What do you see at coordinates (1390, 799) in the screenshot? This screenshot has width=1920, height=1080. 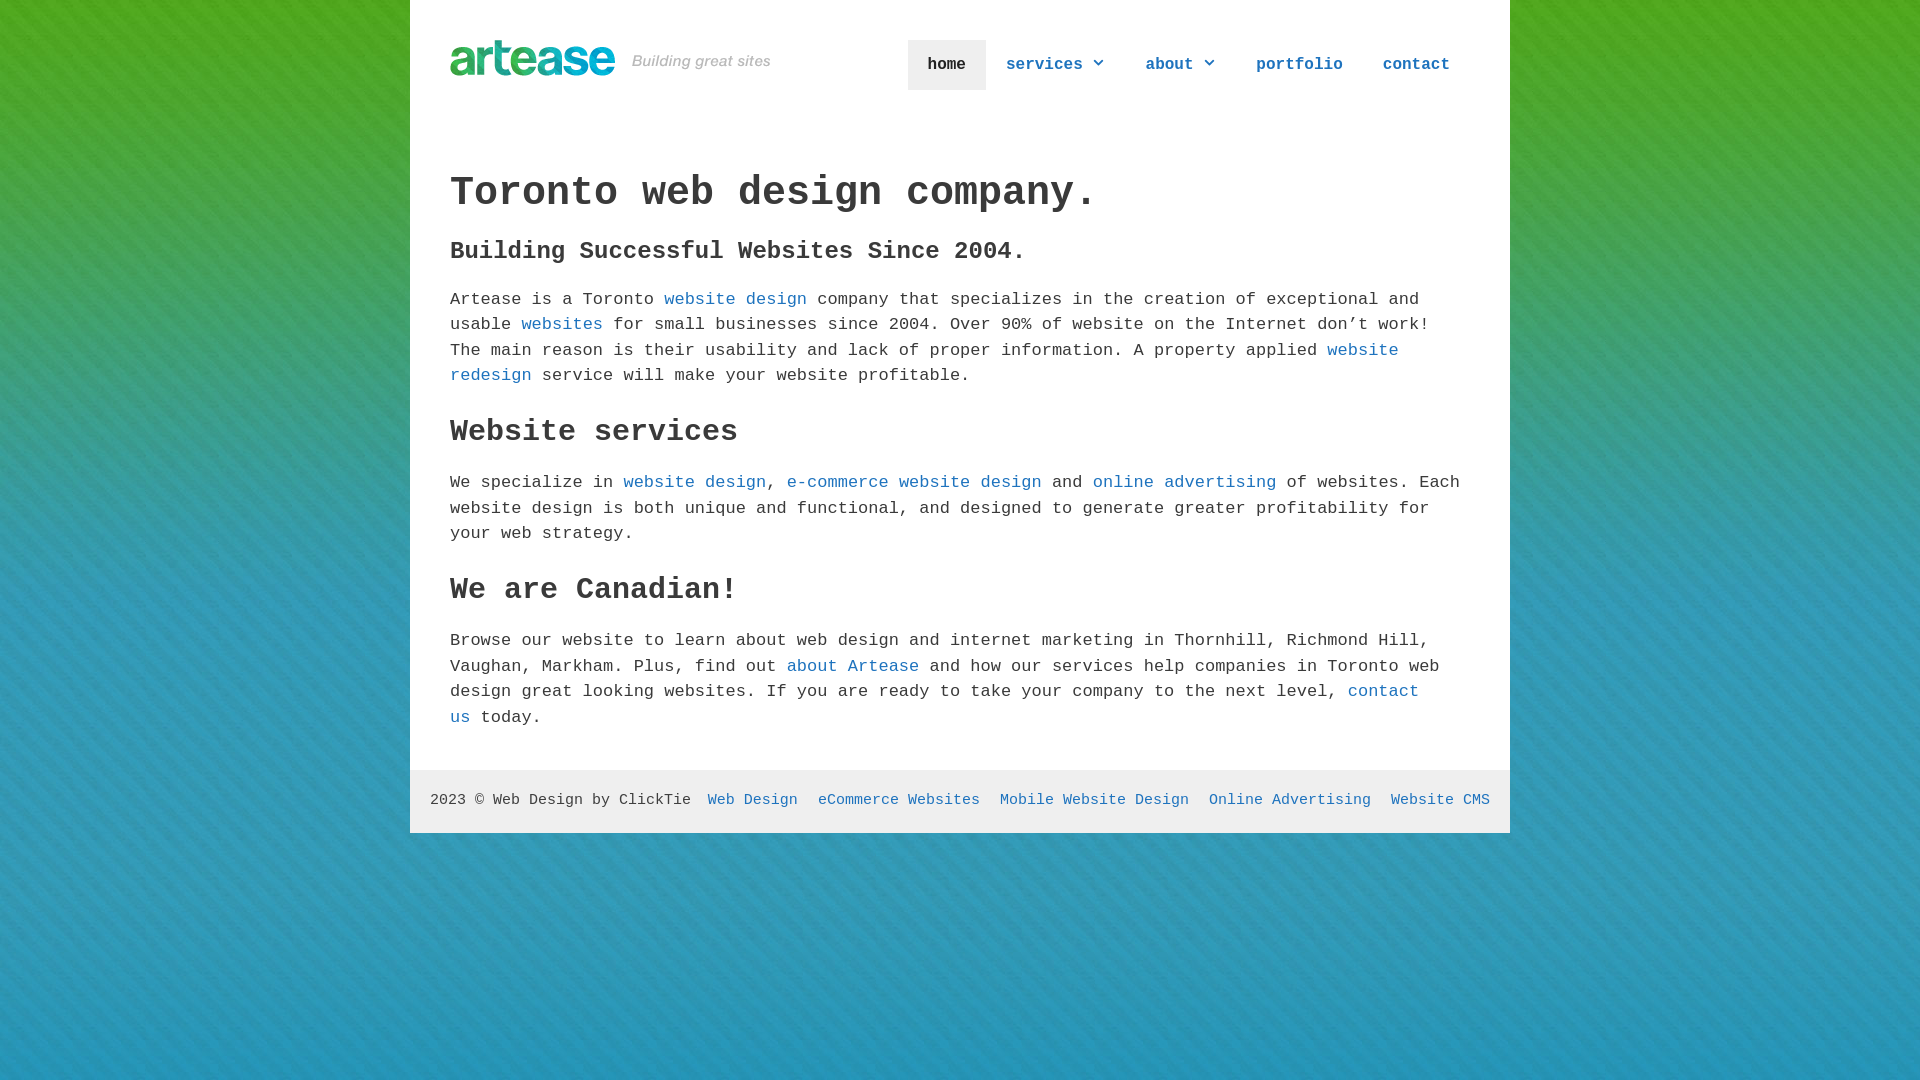 I see `'Website CMS'` at bounding box center [1390, 799].